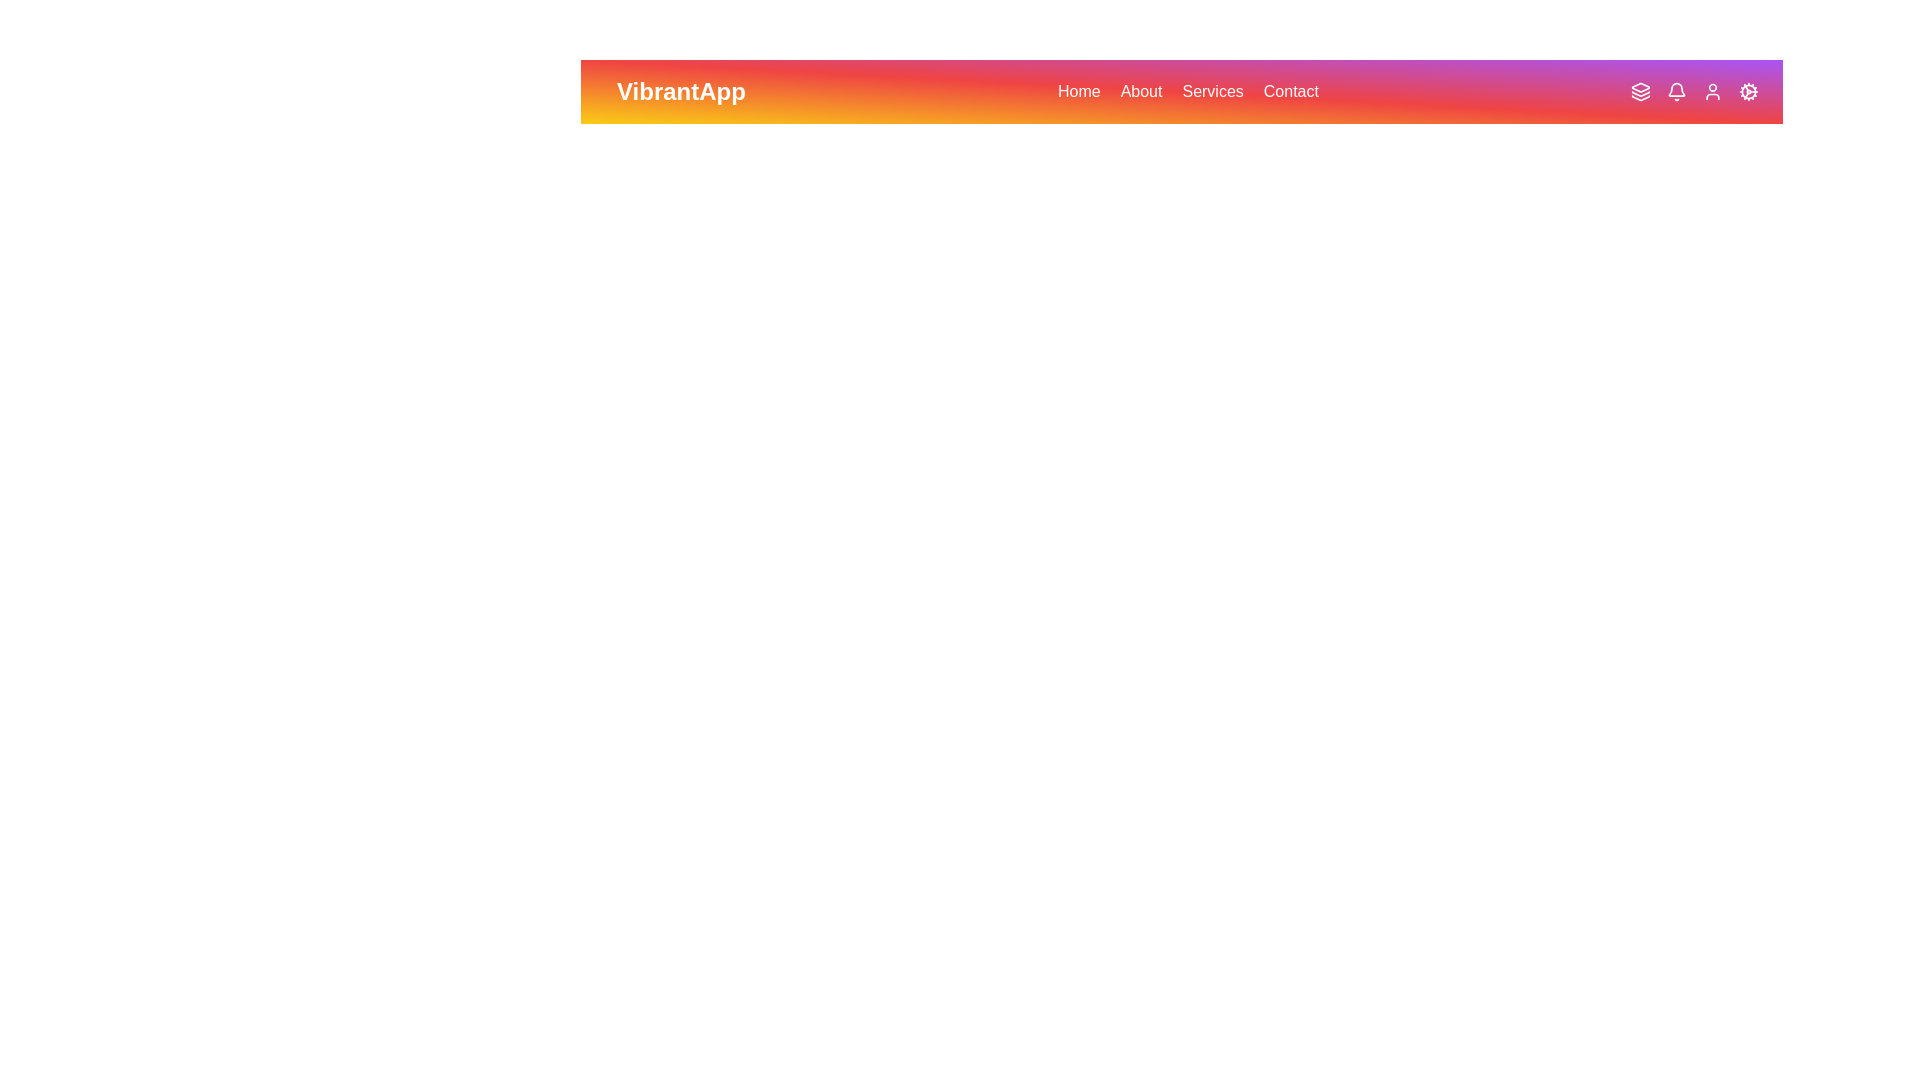 The height and width of the screenshot is (1080, 1920). I want to click on the Cog icon in the VibrantAppBar, so click(1747, 92).